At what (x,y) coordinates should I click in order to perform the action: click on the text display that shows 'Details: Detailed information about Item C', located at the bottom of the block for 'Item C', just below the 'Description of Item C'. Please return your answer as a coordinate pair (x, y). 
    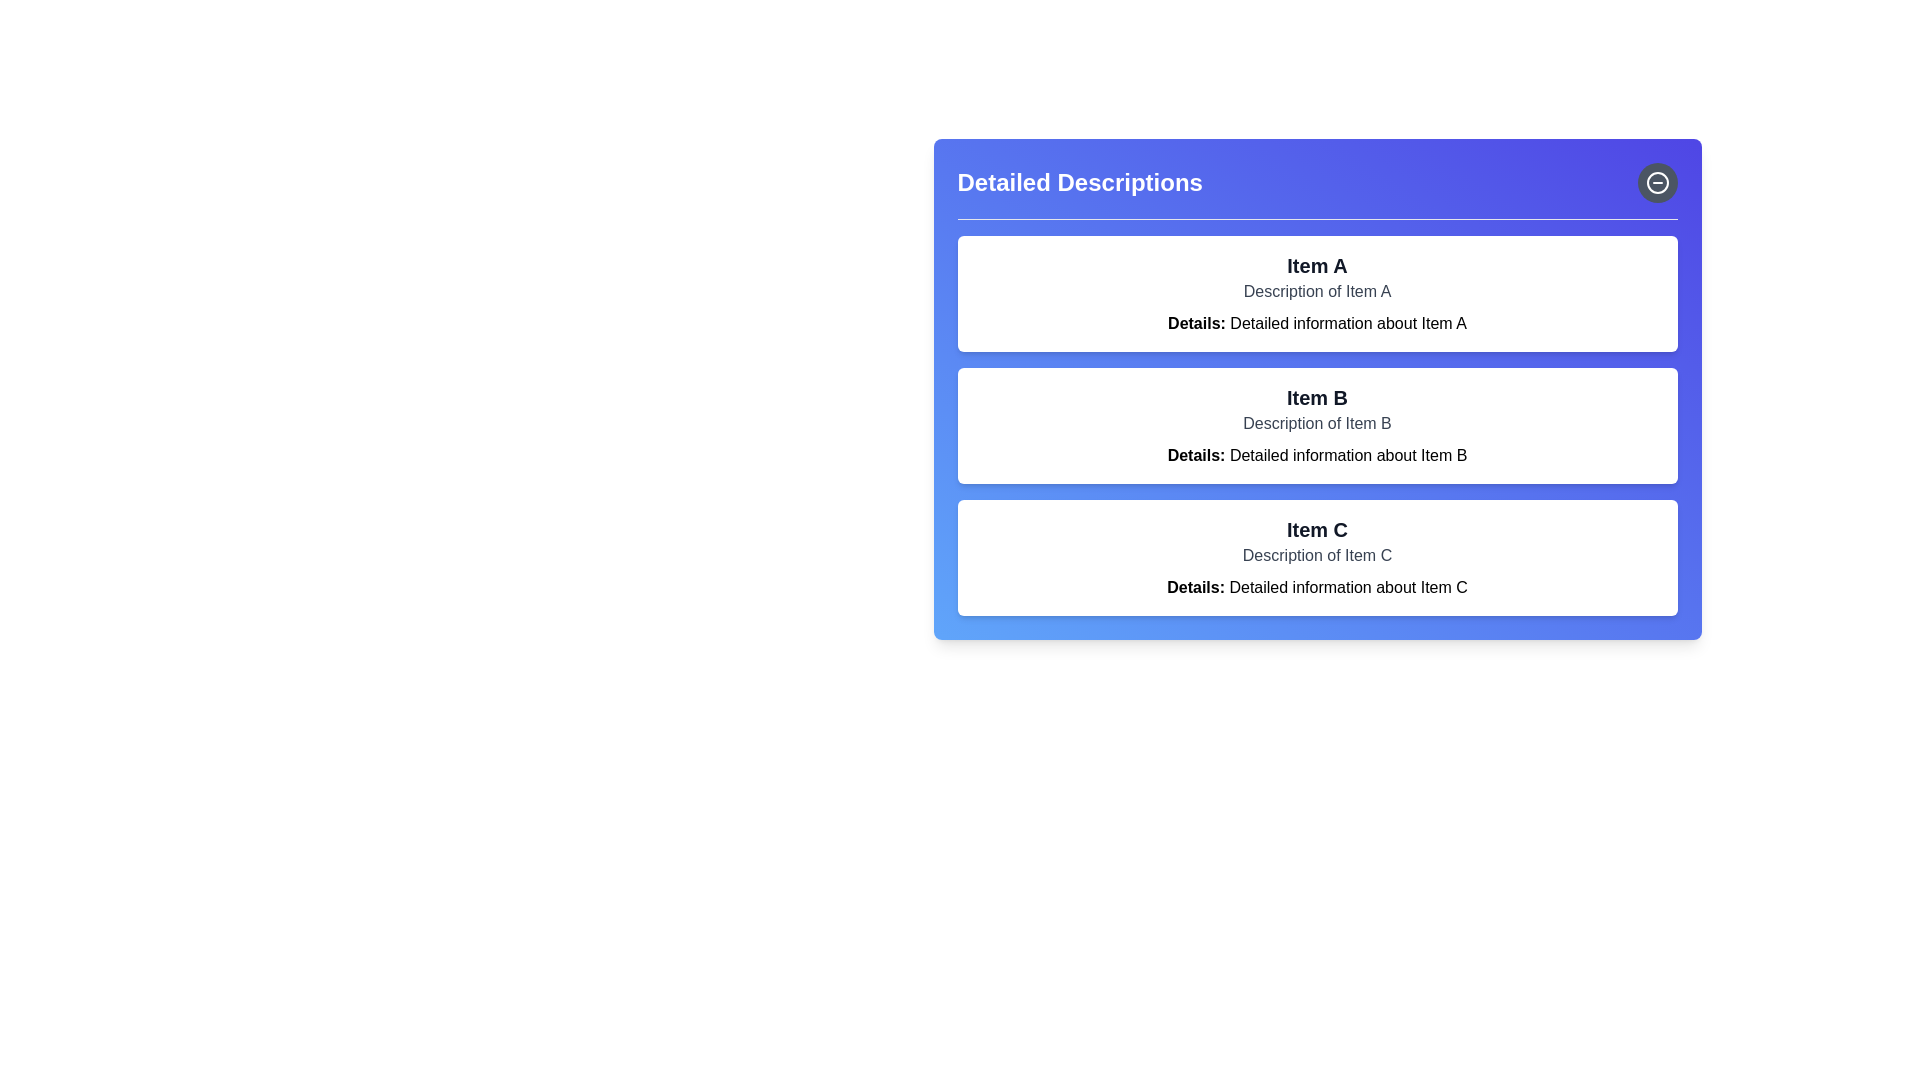
    Looking at the image, I should click on (1317, 586).